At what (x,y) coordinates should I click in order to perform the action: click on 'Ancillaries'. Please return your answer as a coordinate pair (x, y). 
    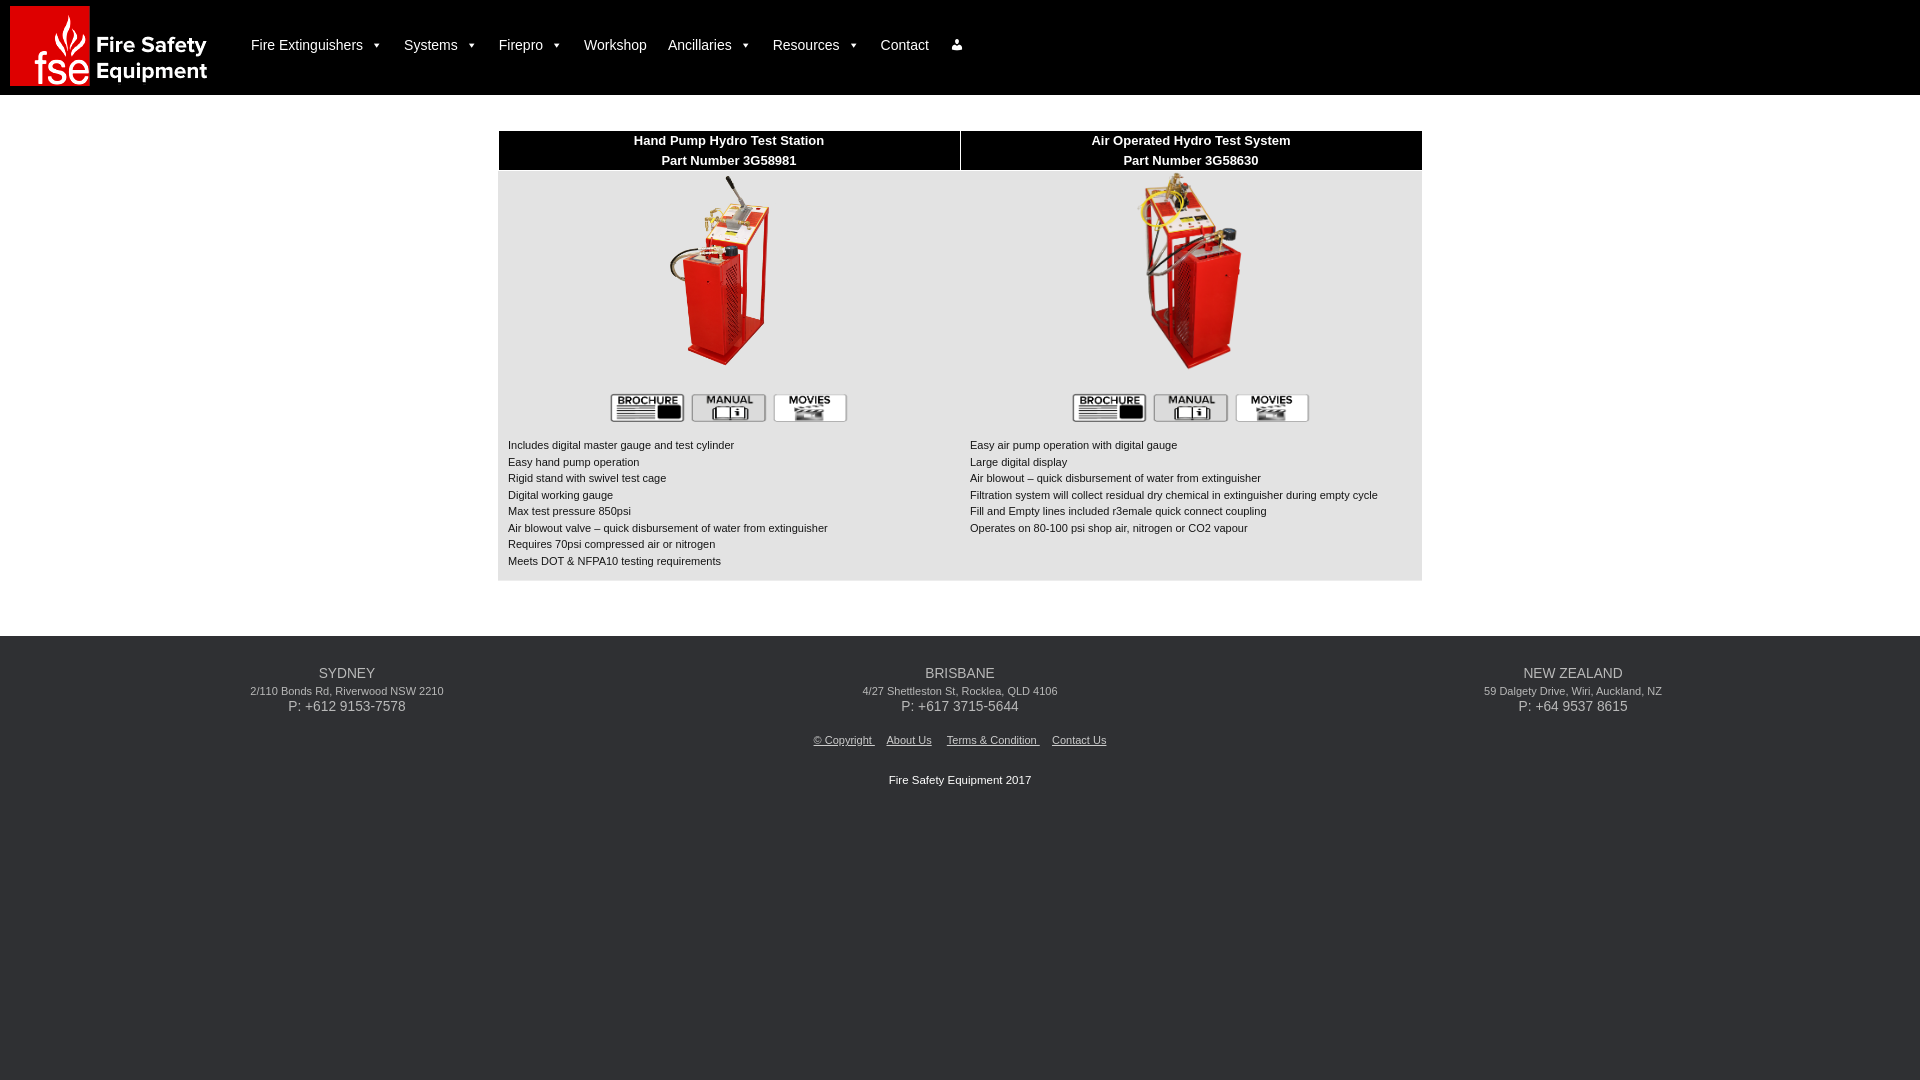
    Looking at the image, I should click on (710, 45).